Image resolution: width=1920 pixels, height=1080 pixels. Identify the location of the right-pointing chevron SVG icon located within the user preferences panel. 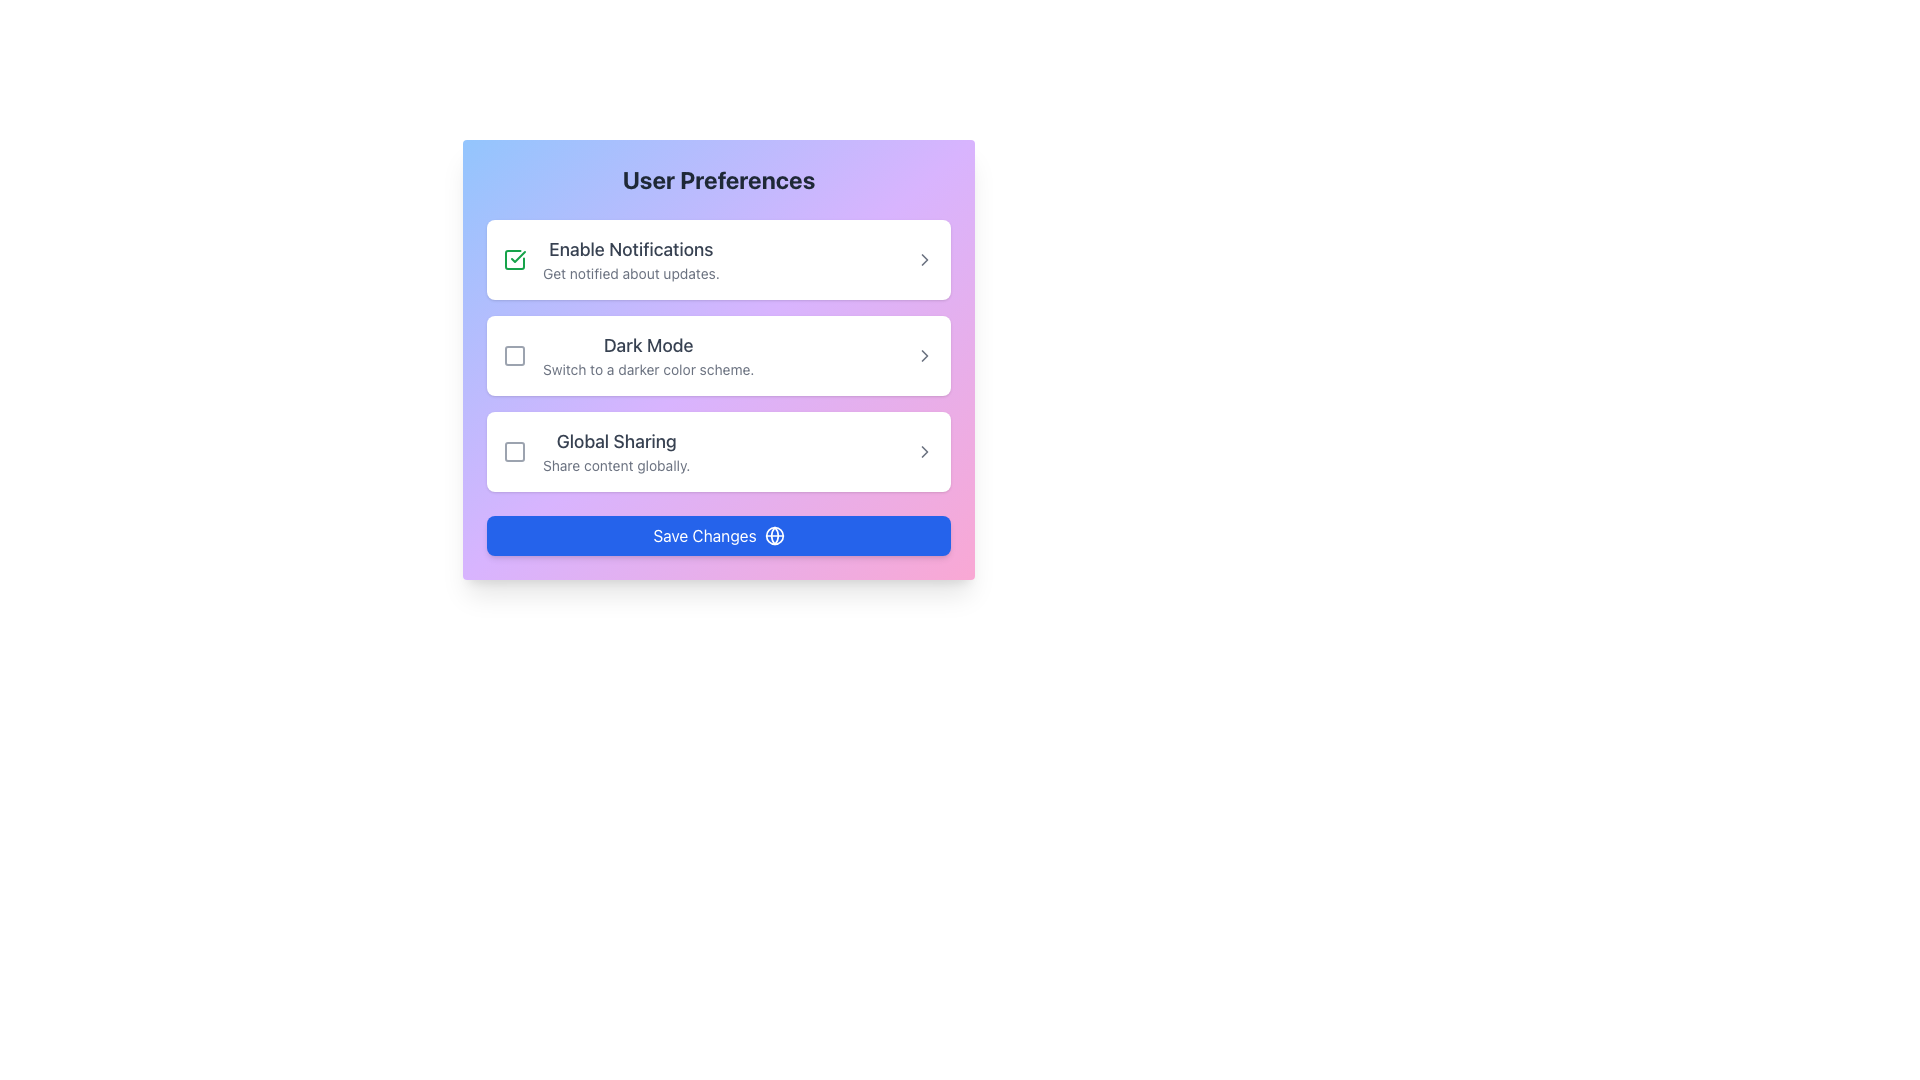
(924, 354).